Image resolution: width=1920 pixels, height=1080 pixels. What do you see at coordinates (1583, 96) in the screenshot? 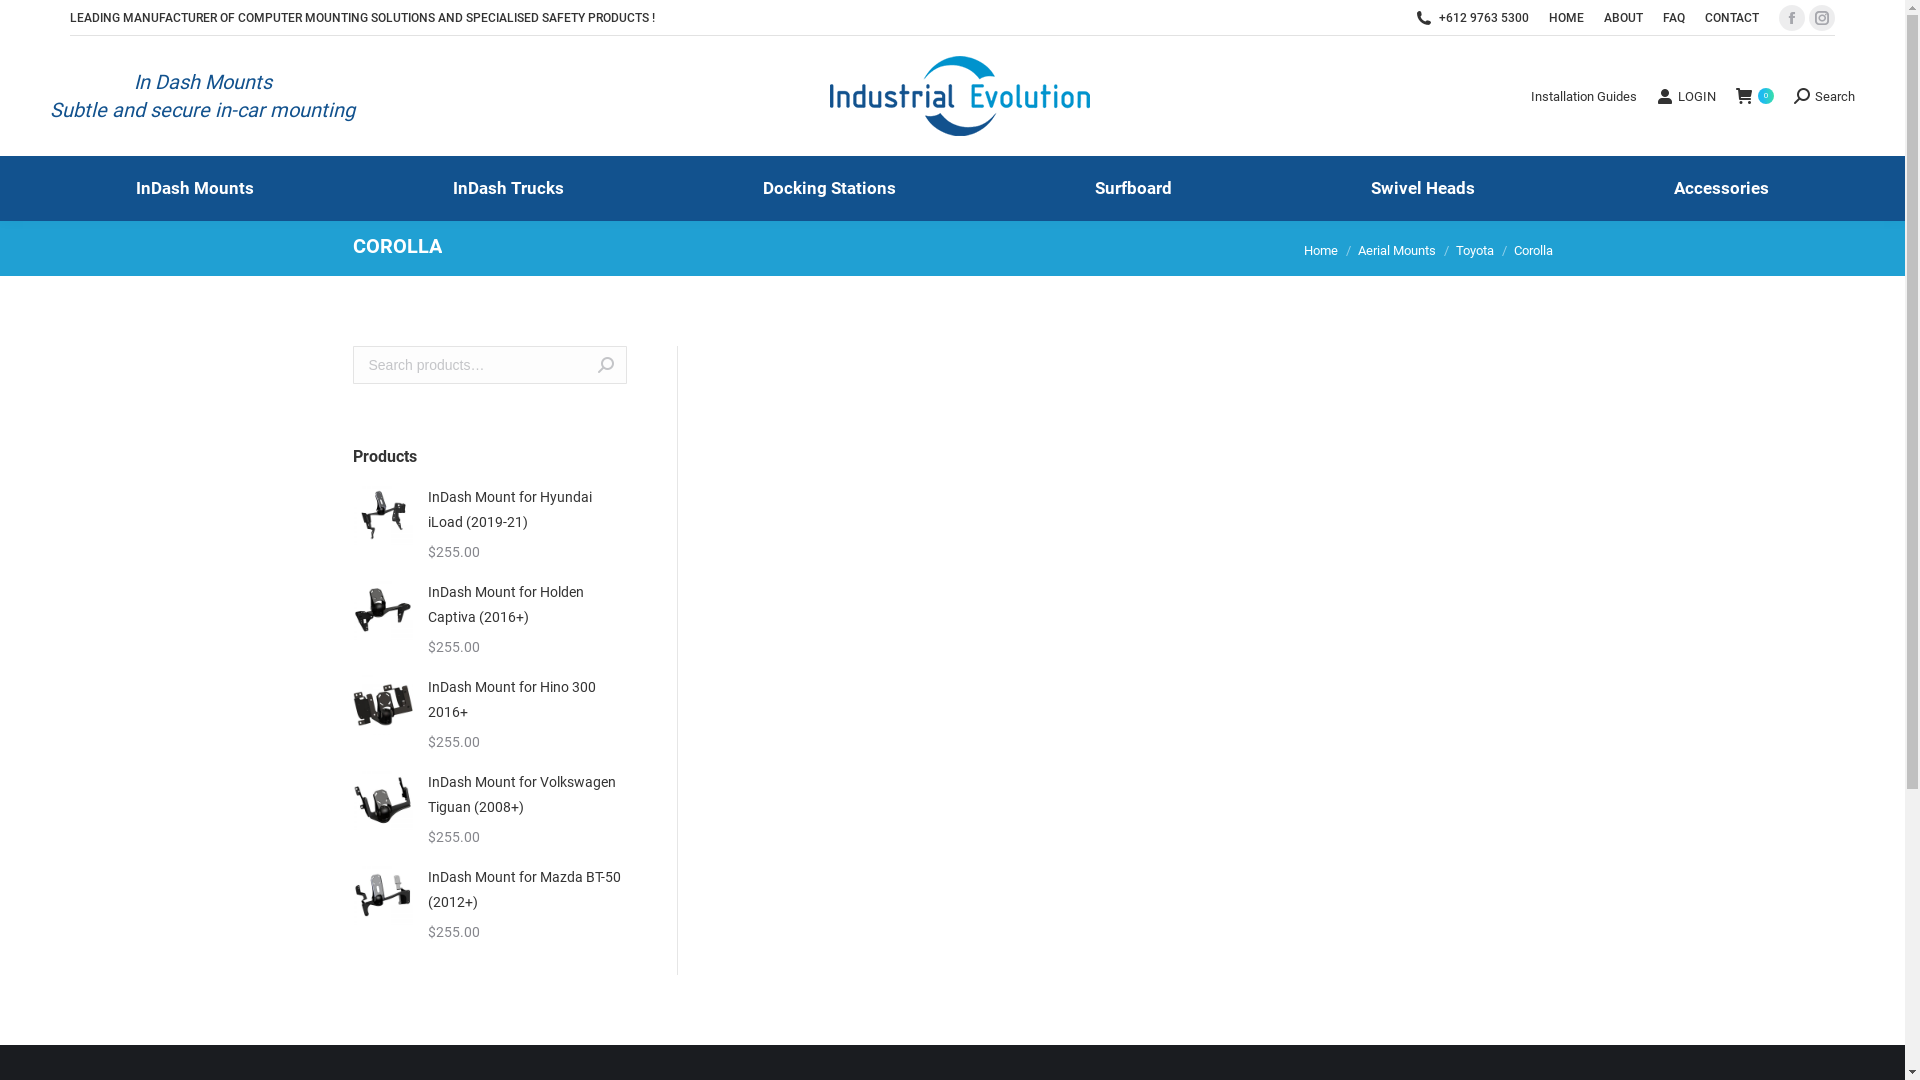
I see `'Installation Guides'` at bounding box center [1583, 96].